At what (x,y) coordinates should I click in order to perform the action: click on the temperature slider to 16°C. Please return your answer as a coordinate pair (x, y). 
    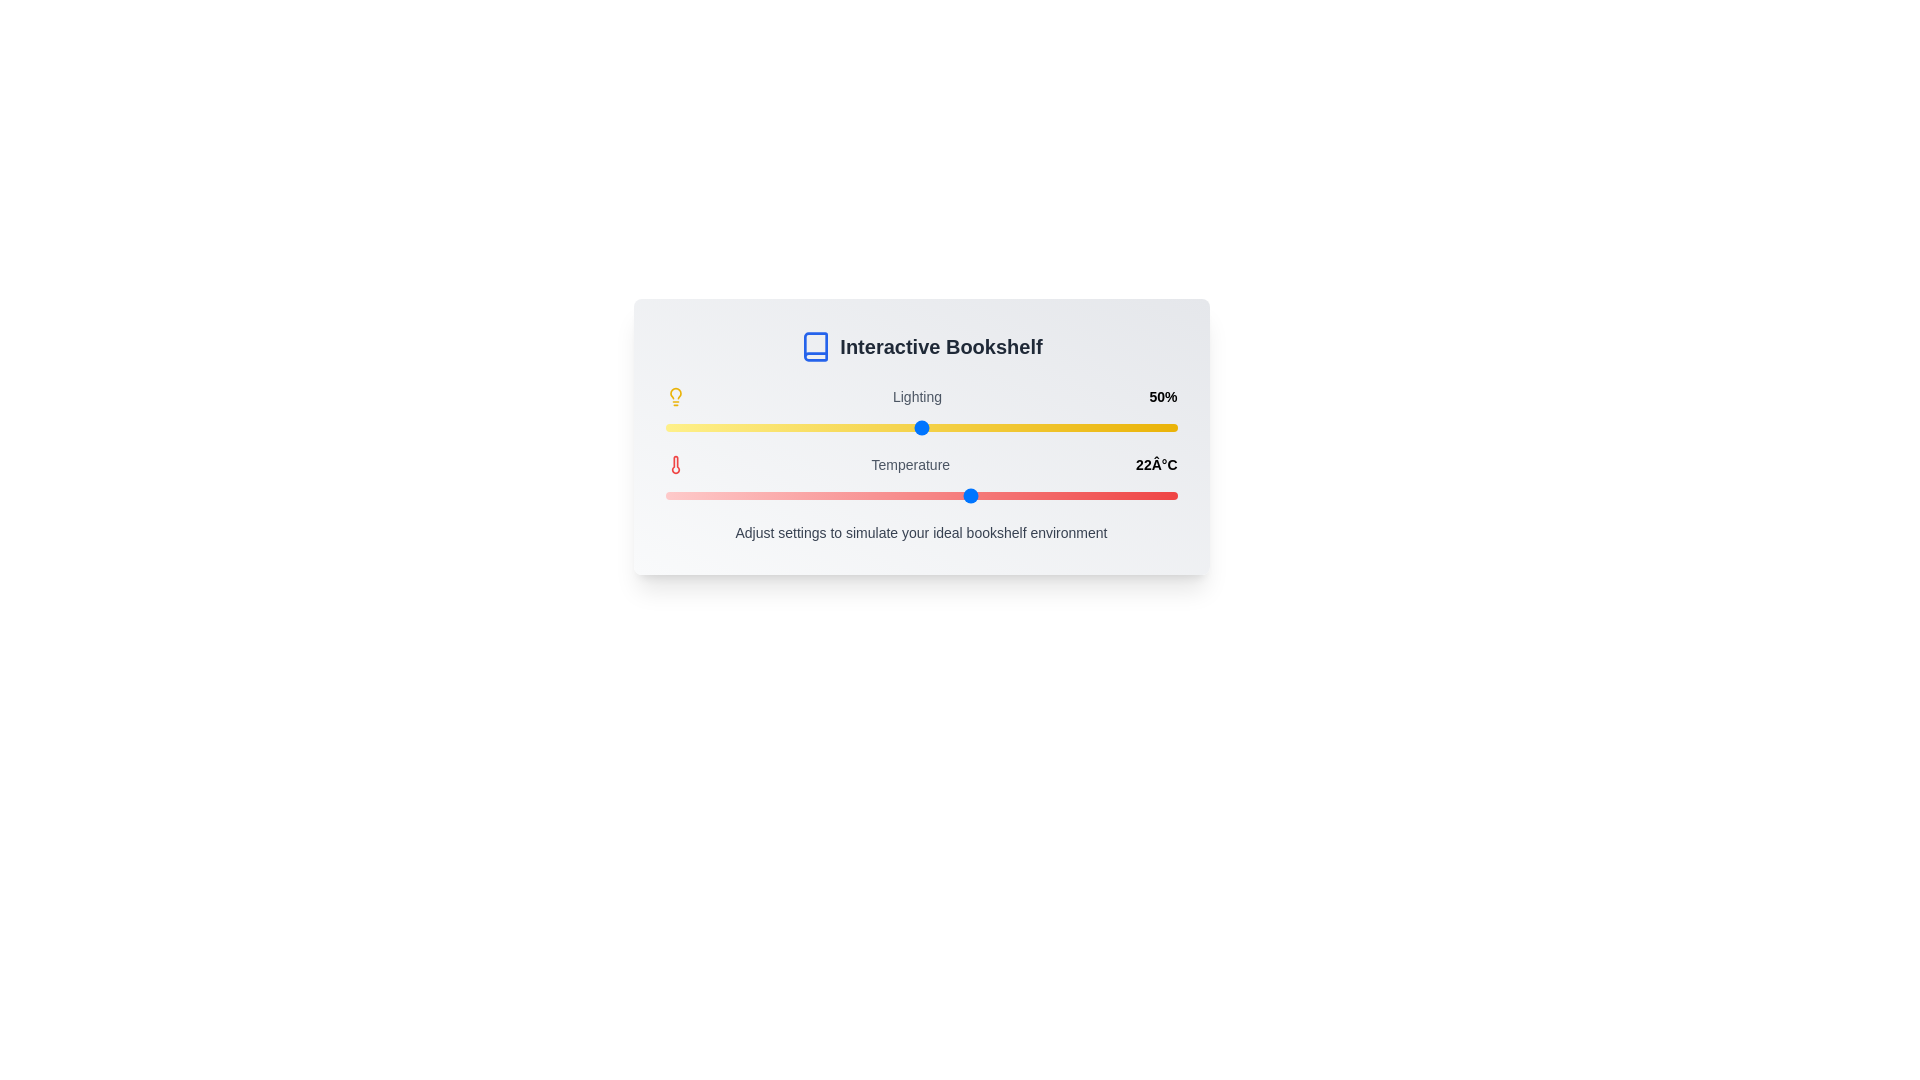
    Looking at the image, I should click on (819, 495).